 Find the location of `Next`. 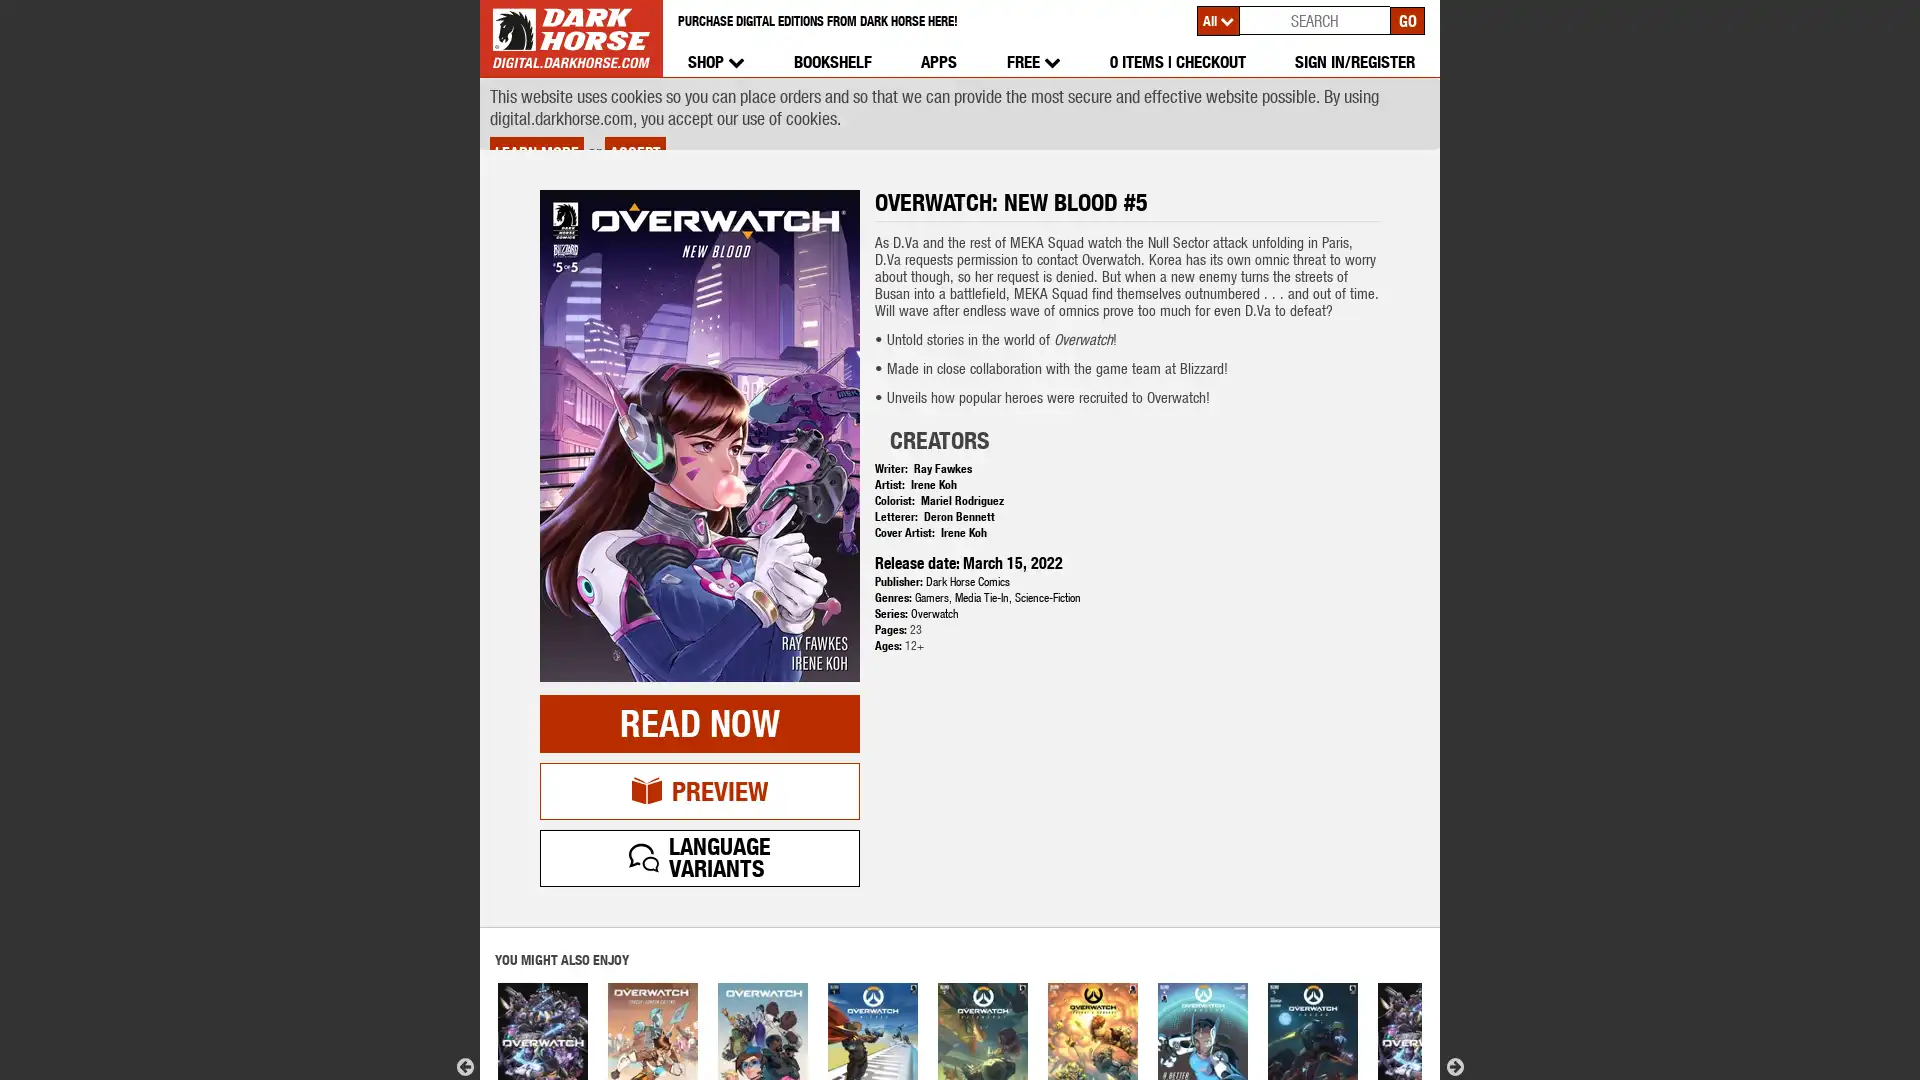

Next is located at coordinates (1454, 995).